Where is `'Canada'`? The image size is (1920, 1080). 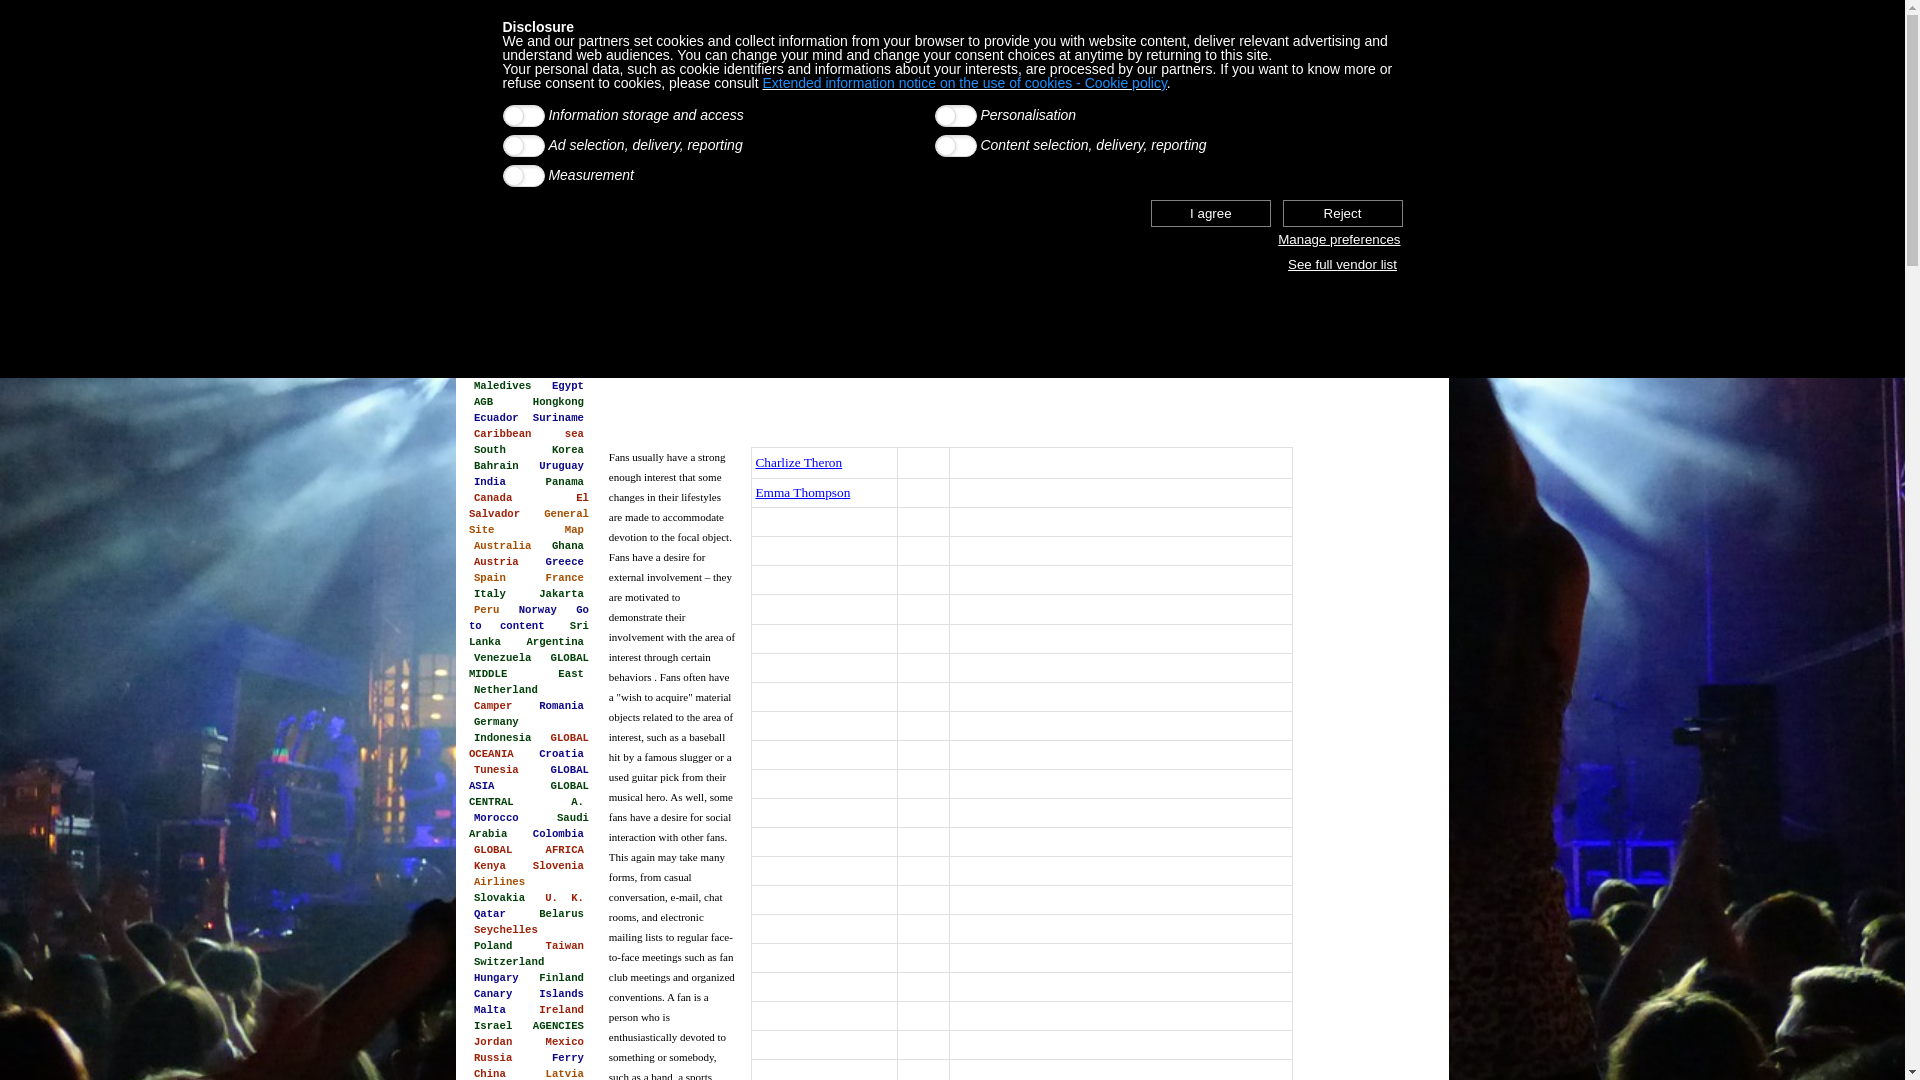
'Canada' is located at coordinates (493, 496).